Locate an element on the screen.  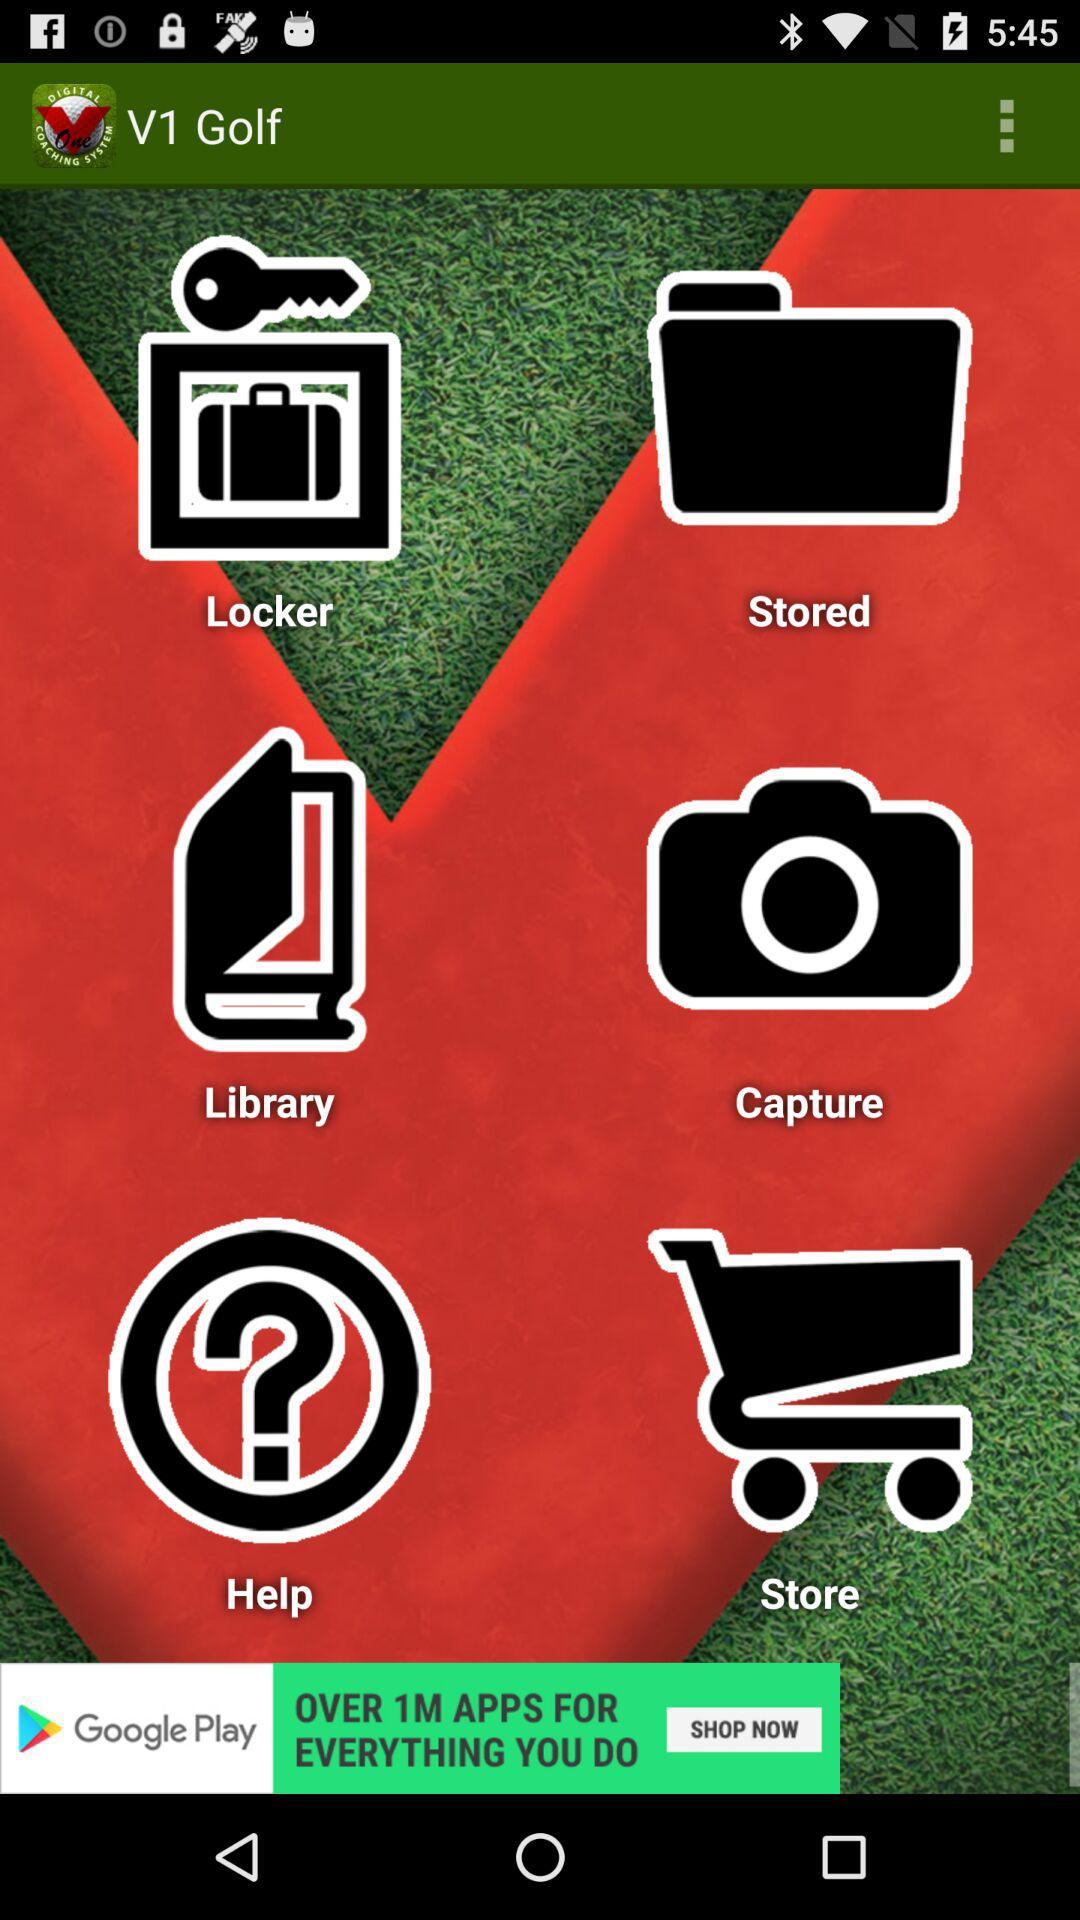
the item at the bottom is located at coordinates (540, 1727).